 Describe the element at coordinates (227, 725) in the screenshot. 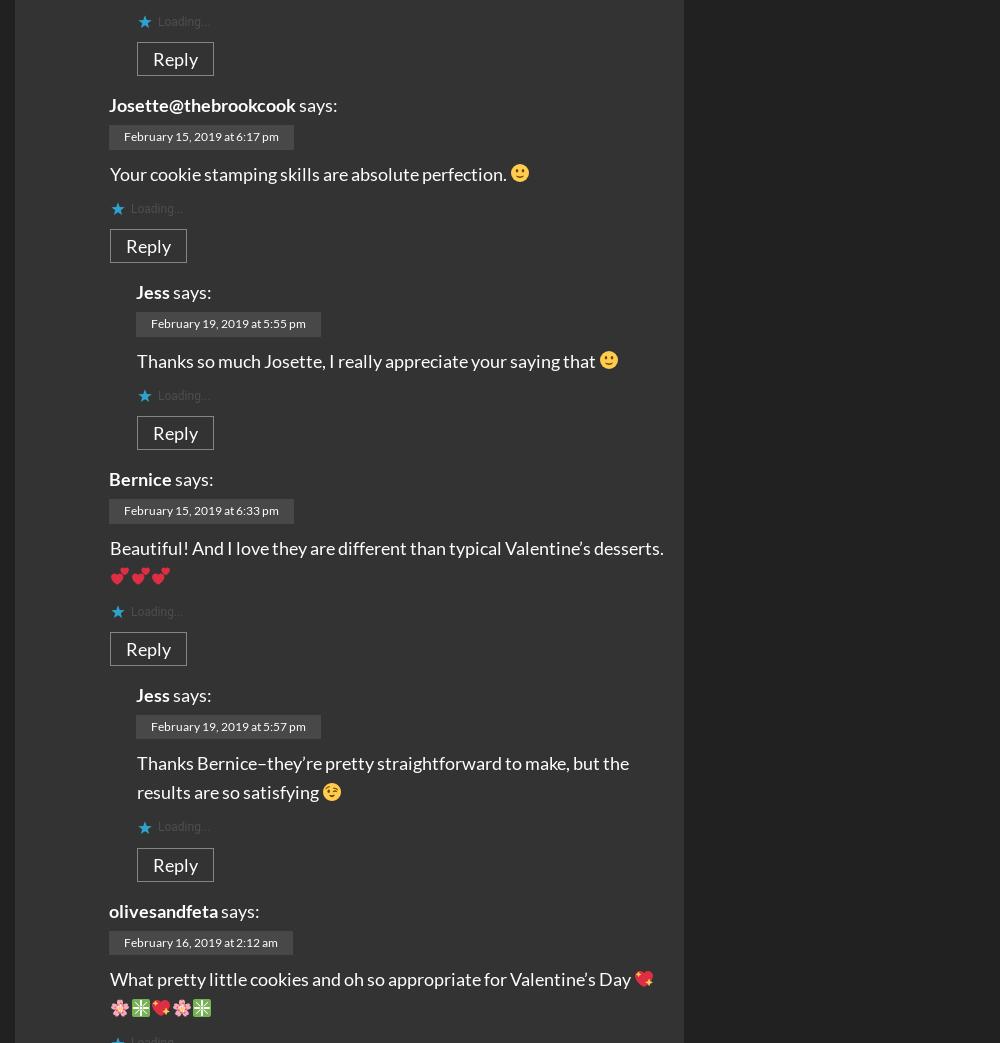

I see `'February 19, 2019 at 5:57 pm'` at that location.